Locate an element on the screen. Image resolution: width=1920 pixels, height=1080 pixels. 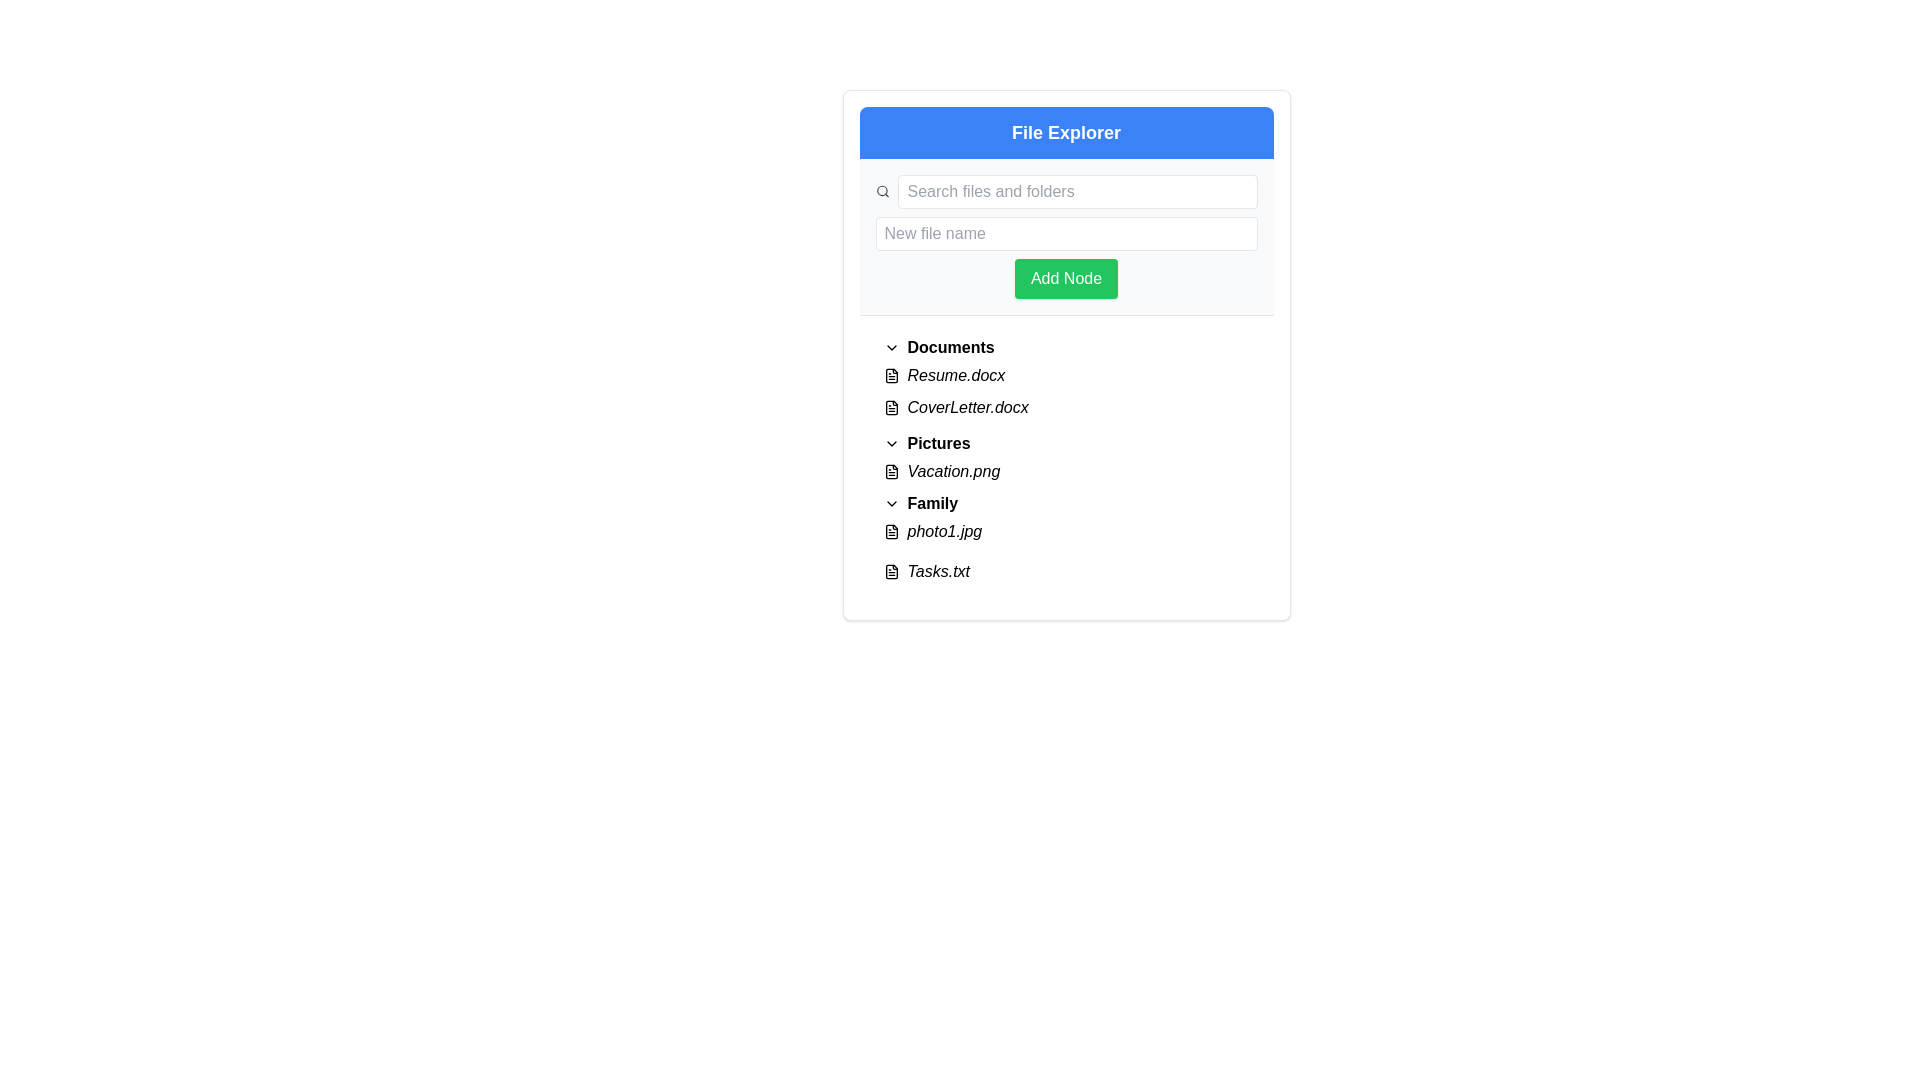
the file icon representing a text document is located at coordinates (890, 531).